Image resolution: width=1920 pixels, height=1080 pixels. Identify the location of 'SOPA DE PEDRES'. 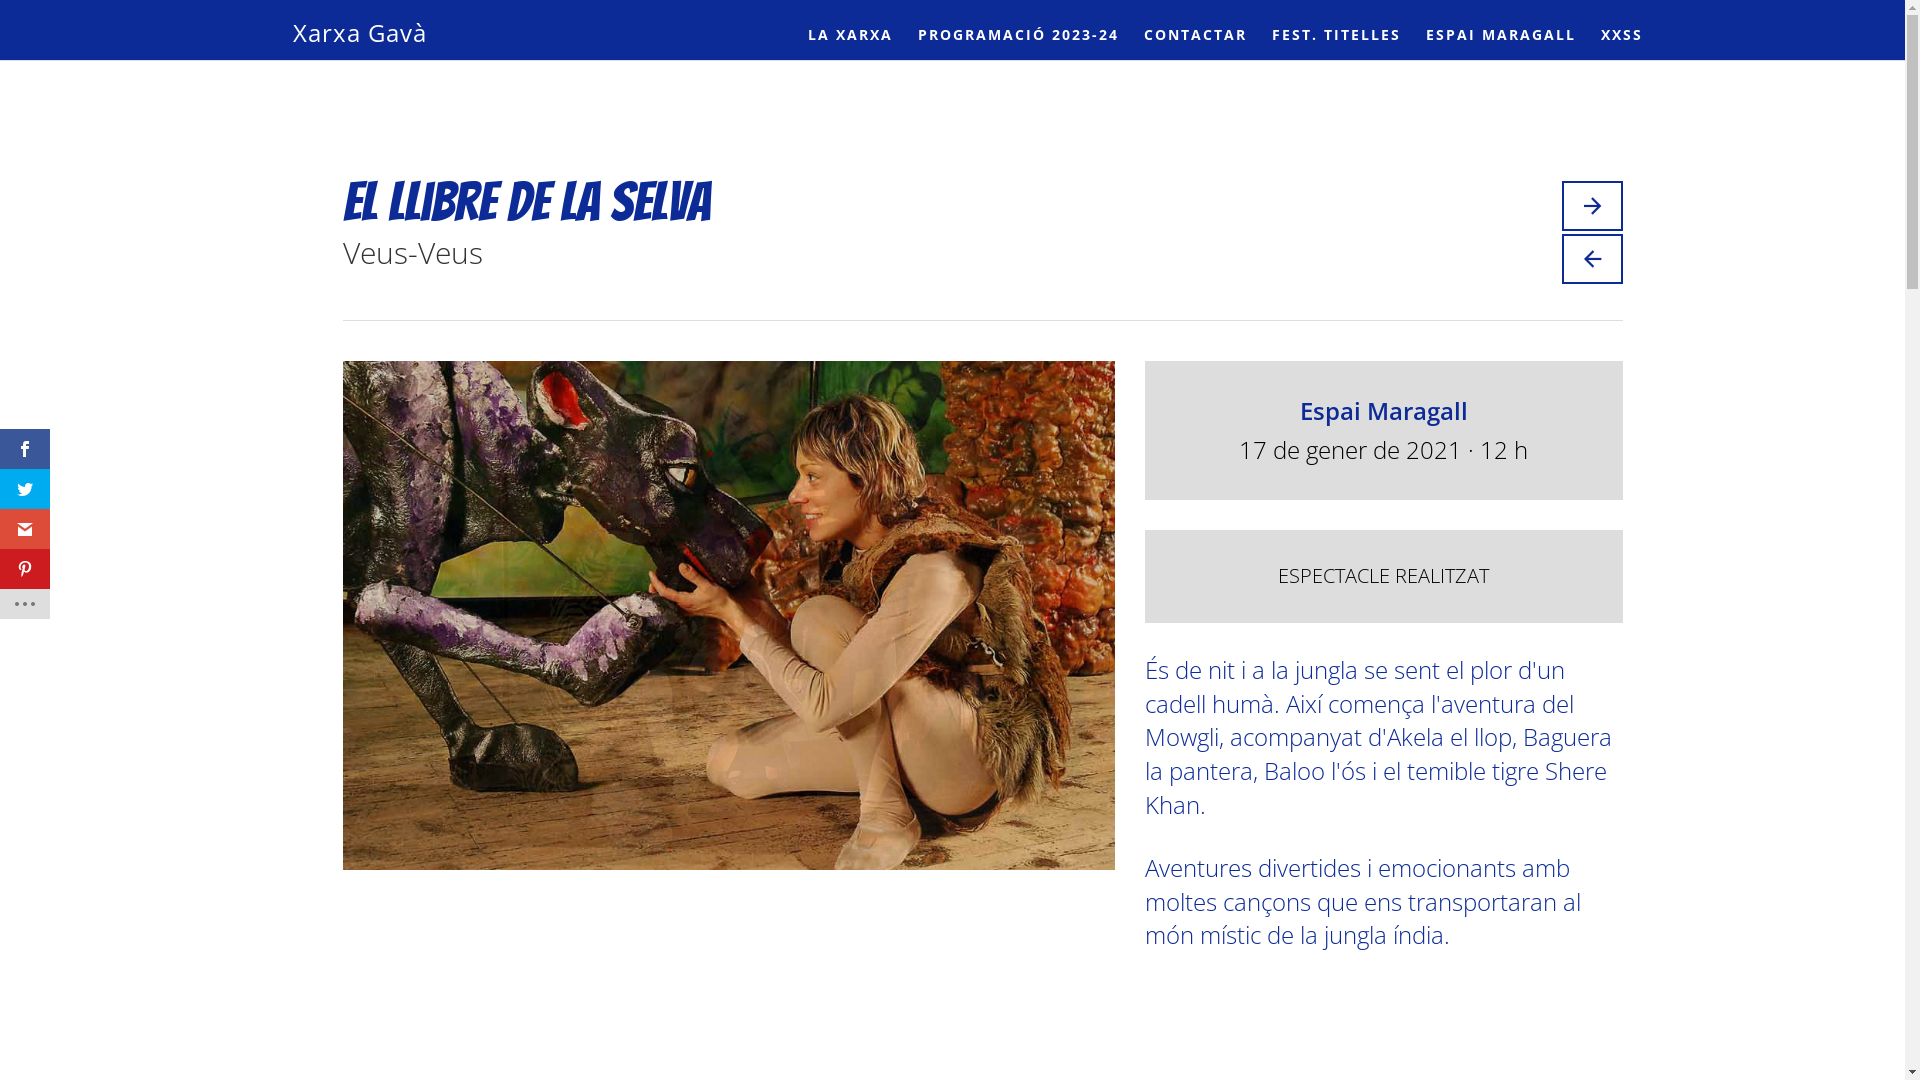
(1591, 257).